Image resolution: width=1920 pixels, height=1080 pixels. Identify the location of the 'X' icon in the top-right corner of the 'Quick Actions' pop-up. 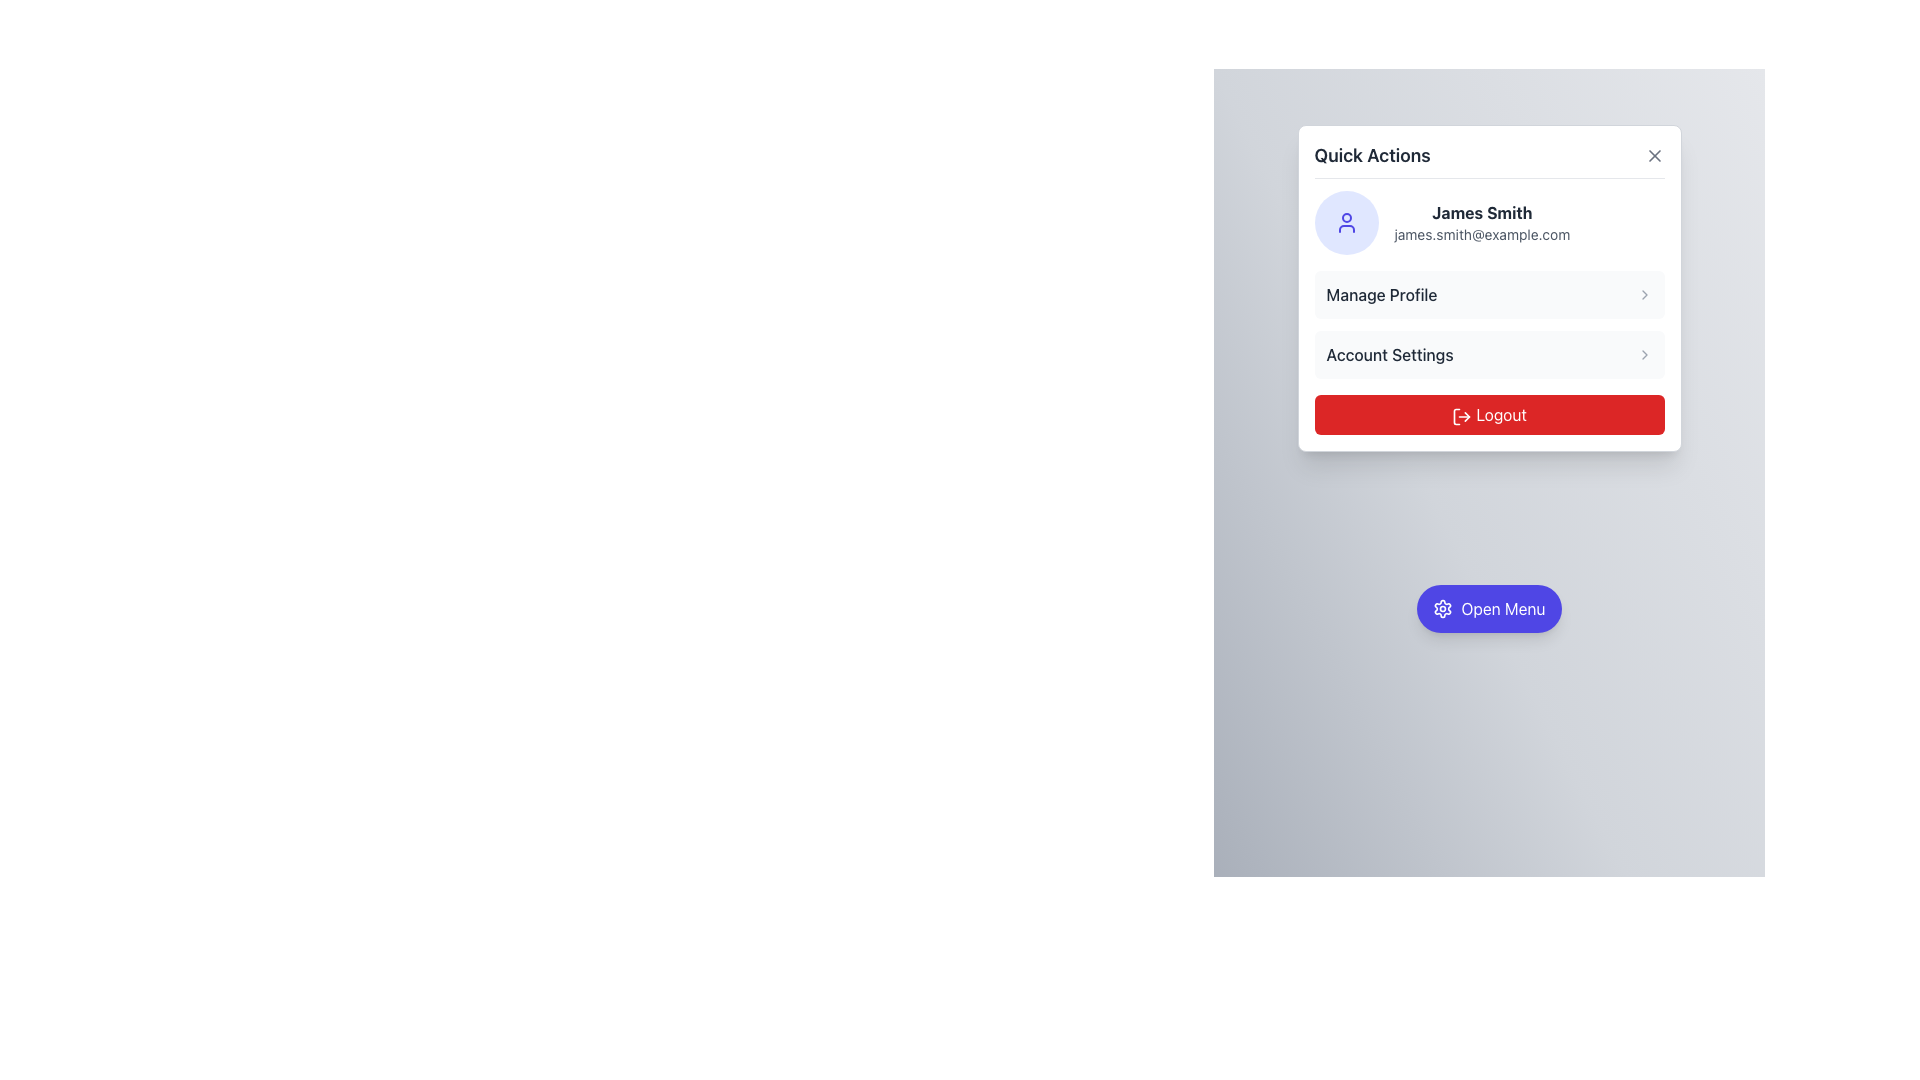
(1654, 154).